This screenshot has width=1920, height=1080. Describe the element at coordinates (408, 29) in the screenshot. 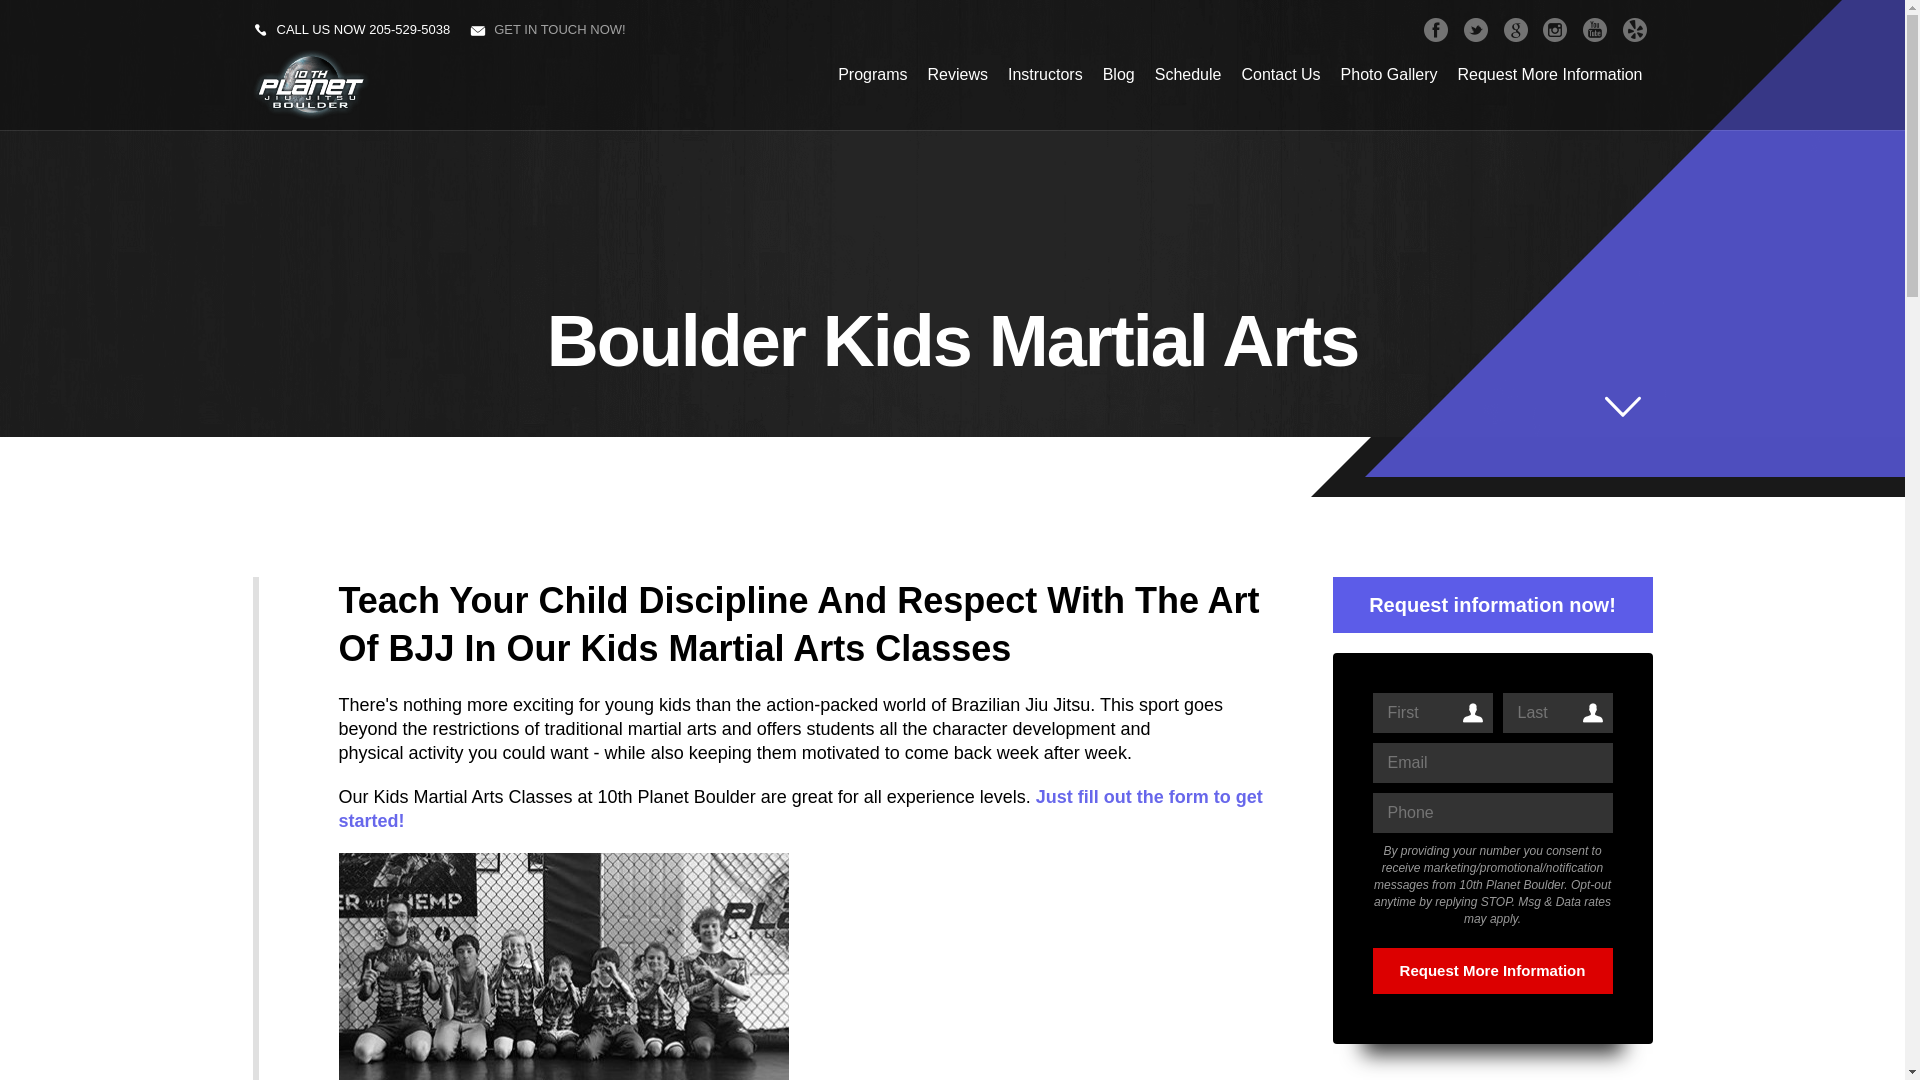

I see `'205-529-5038'` at that location.